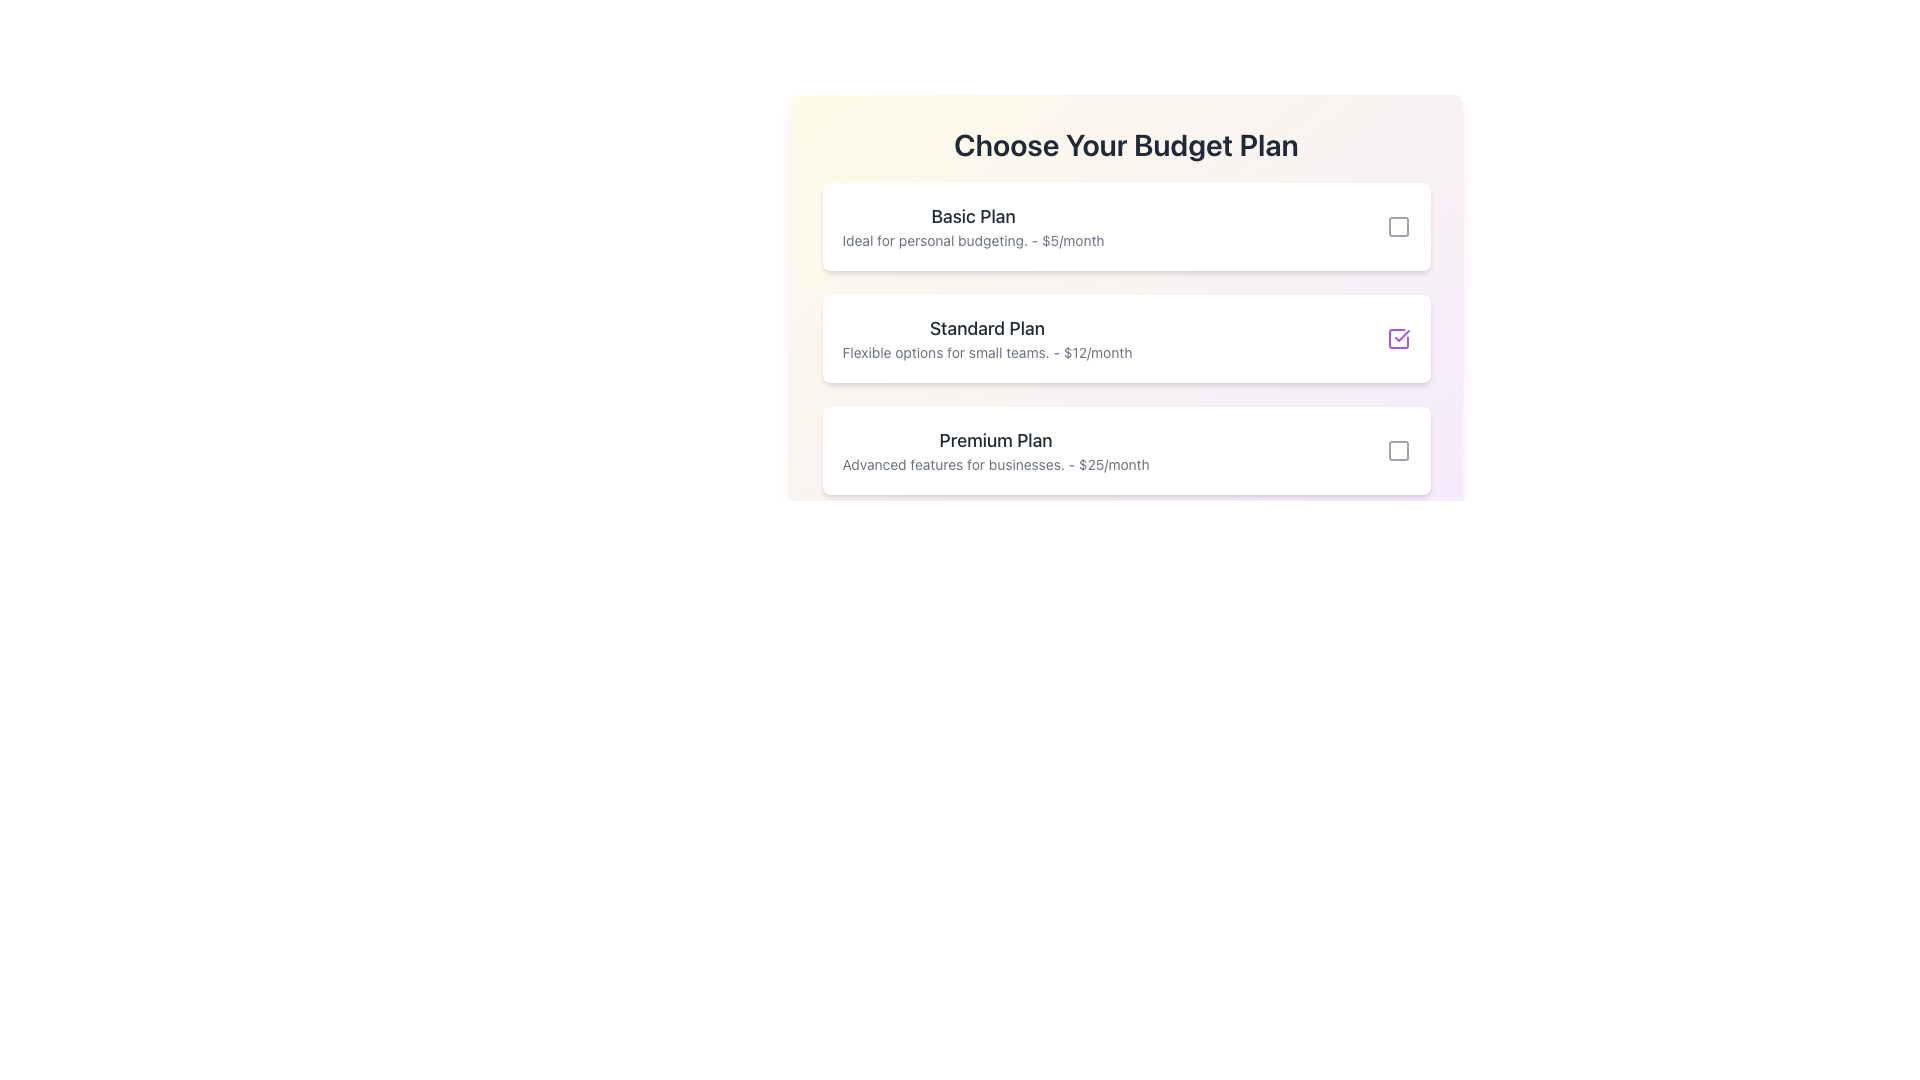 This screenshot has height=1080, width=1920. Describe the element at coordinates (1397, 451) in the screenshot. I see `the light gray checkbox located to the right of the 'Premium Plan' option` at that location.